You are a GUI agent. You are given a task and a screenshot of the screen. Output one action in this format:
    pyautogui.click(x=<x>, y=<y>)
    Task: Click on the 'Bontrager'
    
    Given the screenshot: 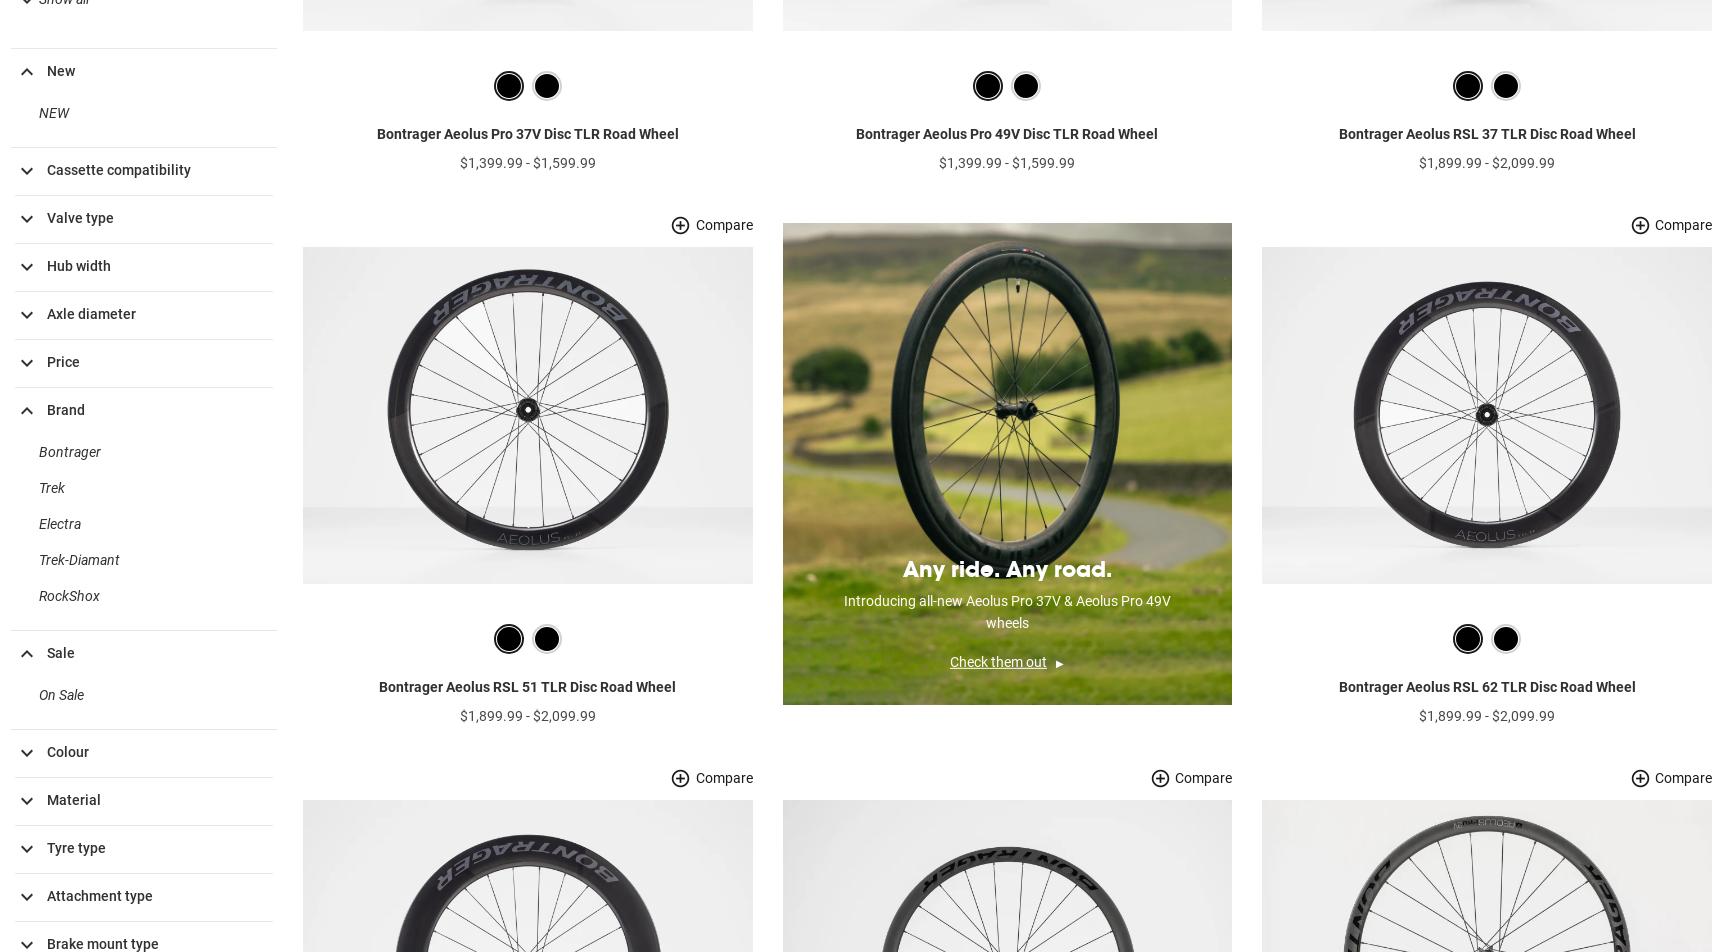 What is the action you would take?
    pyautogui.click(x=39, y=483)
    